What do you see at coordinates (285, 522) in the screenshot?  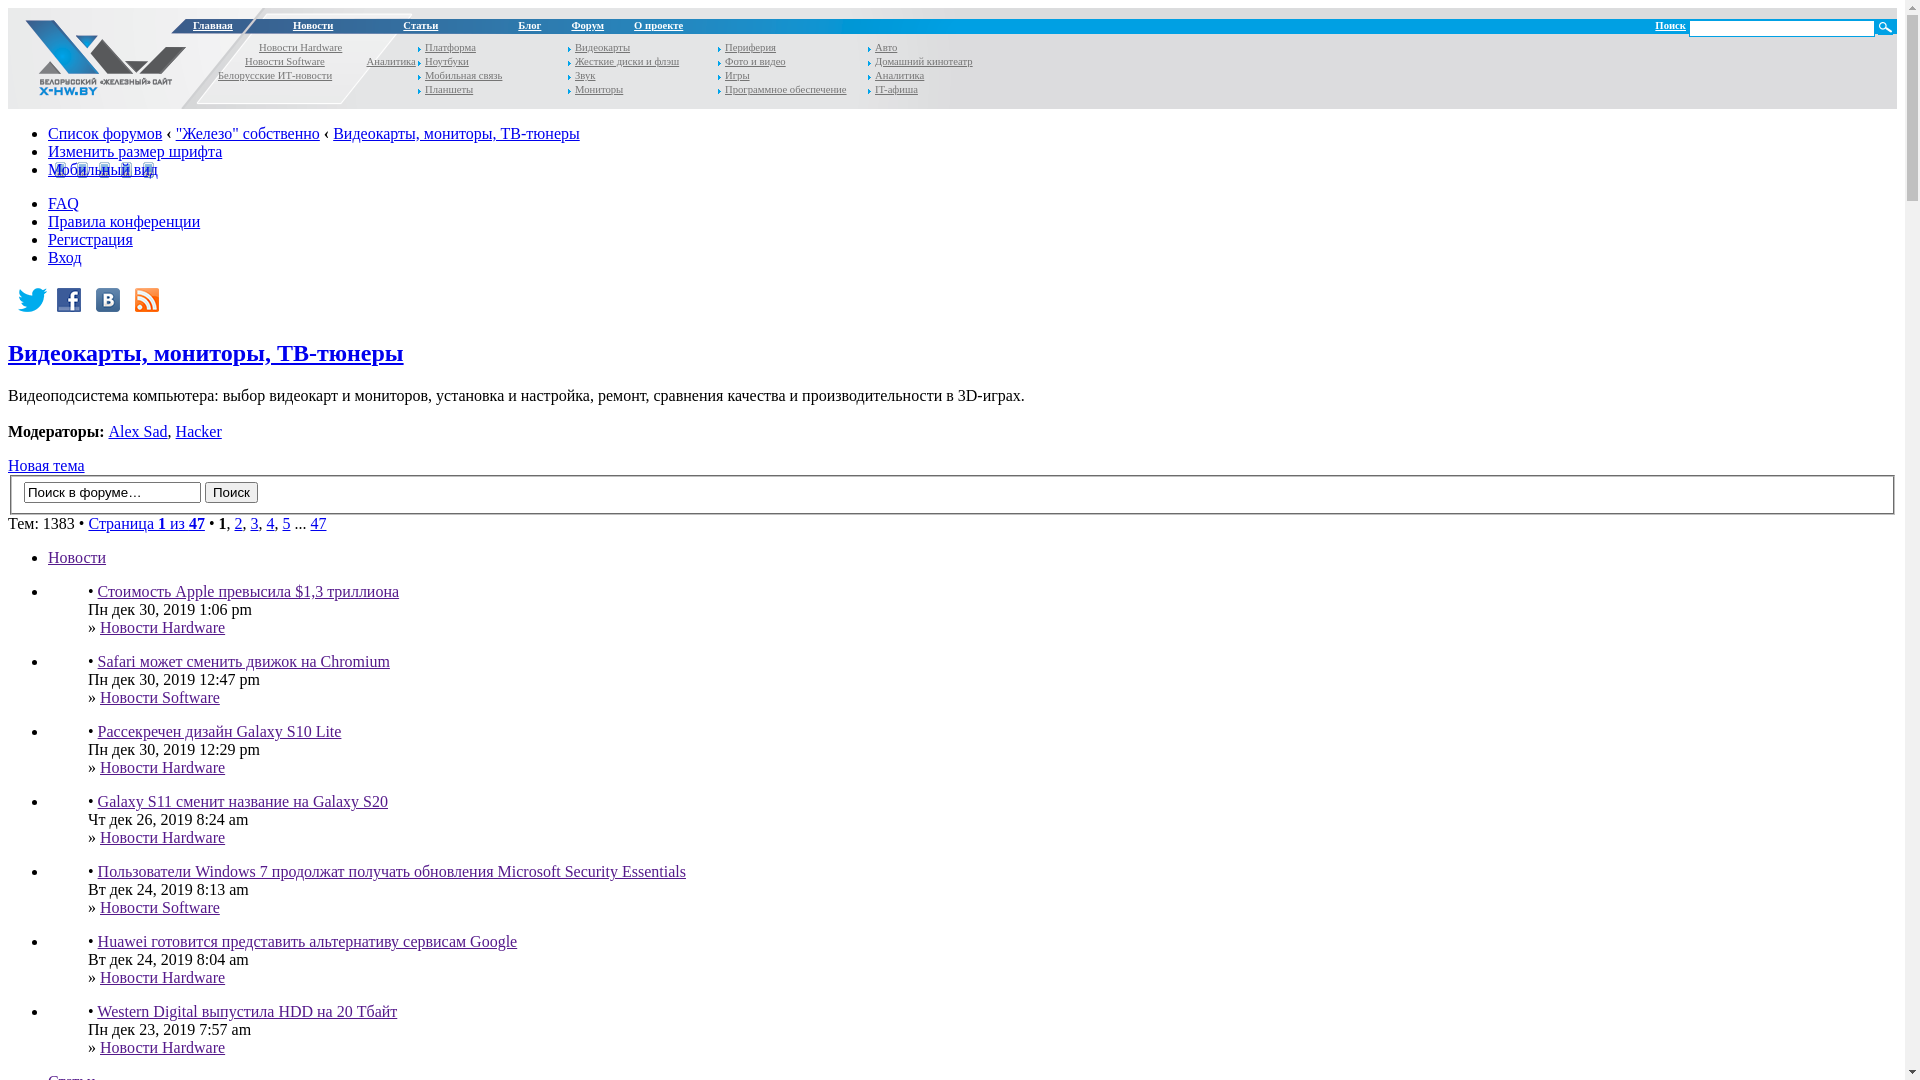 I see `'5'` at bounding box center [285, 522].